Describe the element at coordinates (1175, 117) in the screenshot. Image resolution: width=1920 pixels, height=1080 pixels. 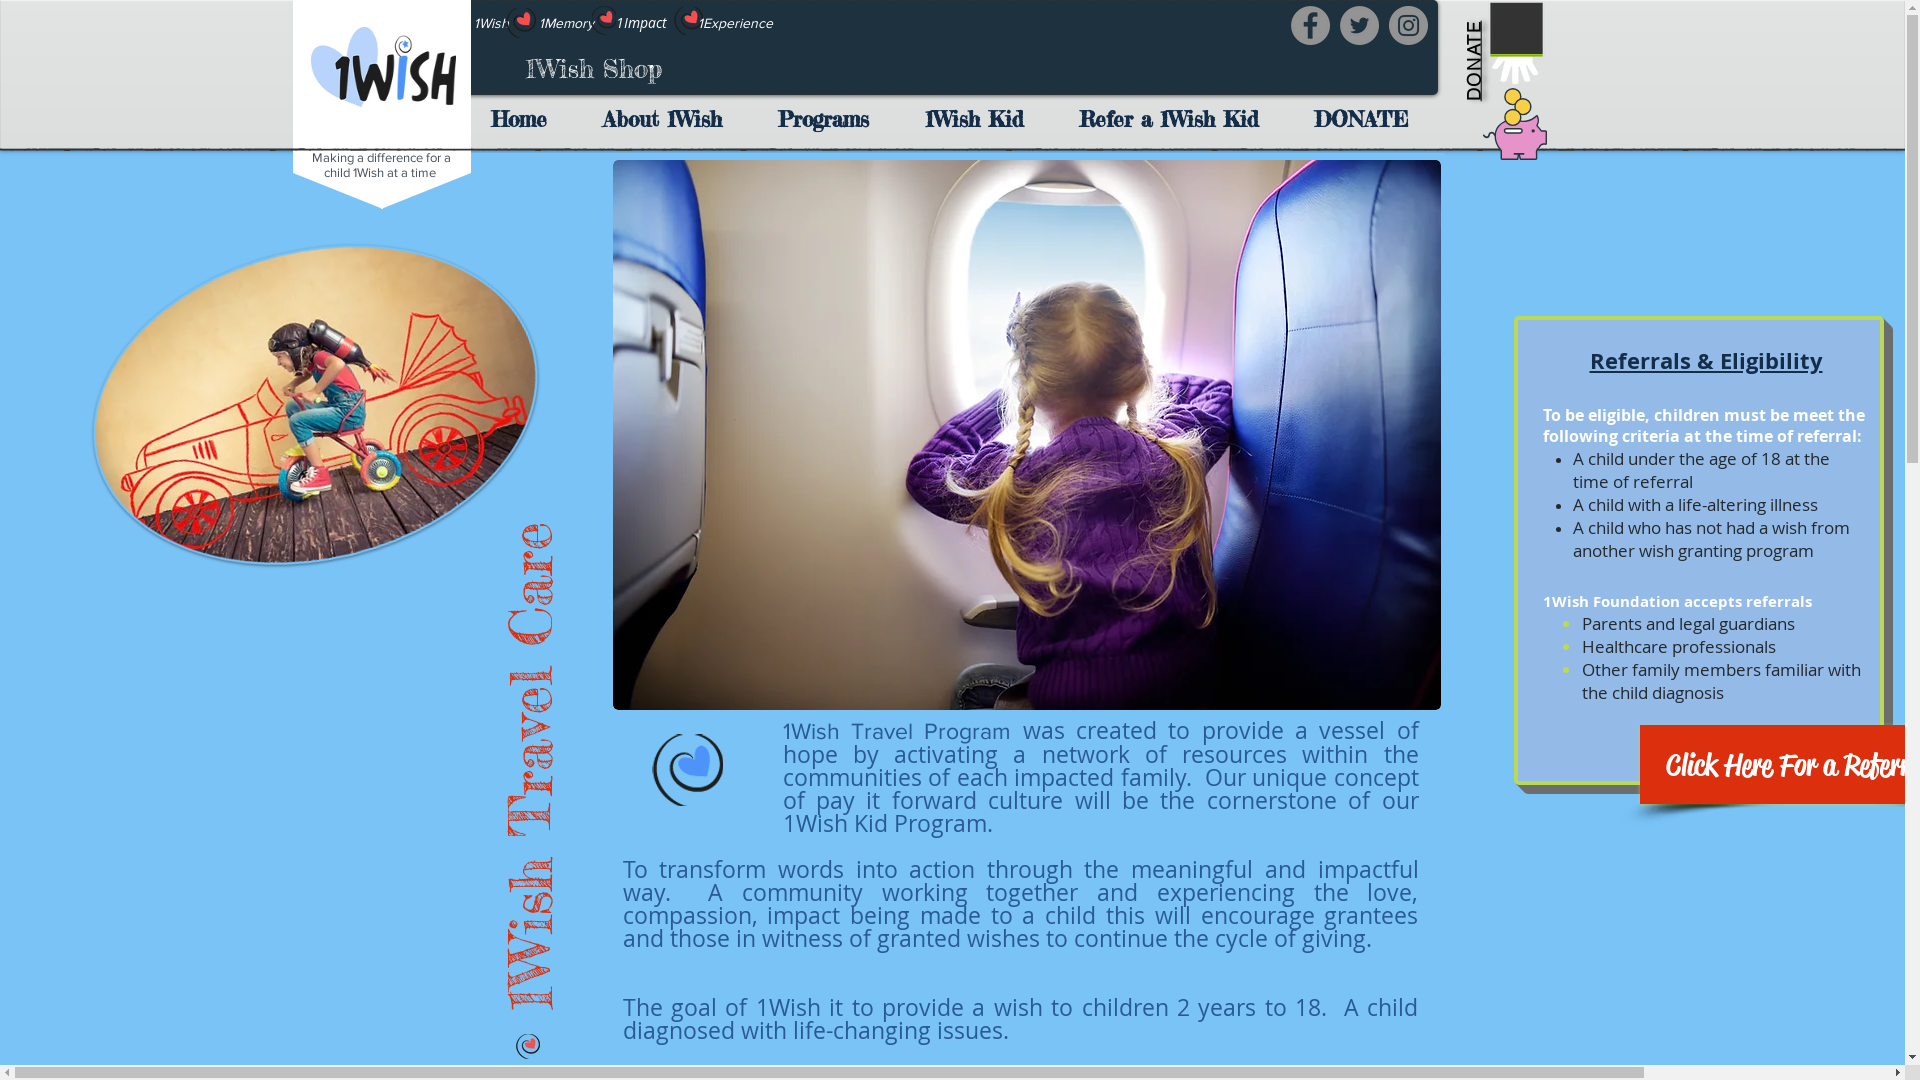
I see `'Refer a 1Wish Kid'` at that location.